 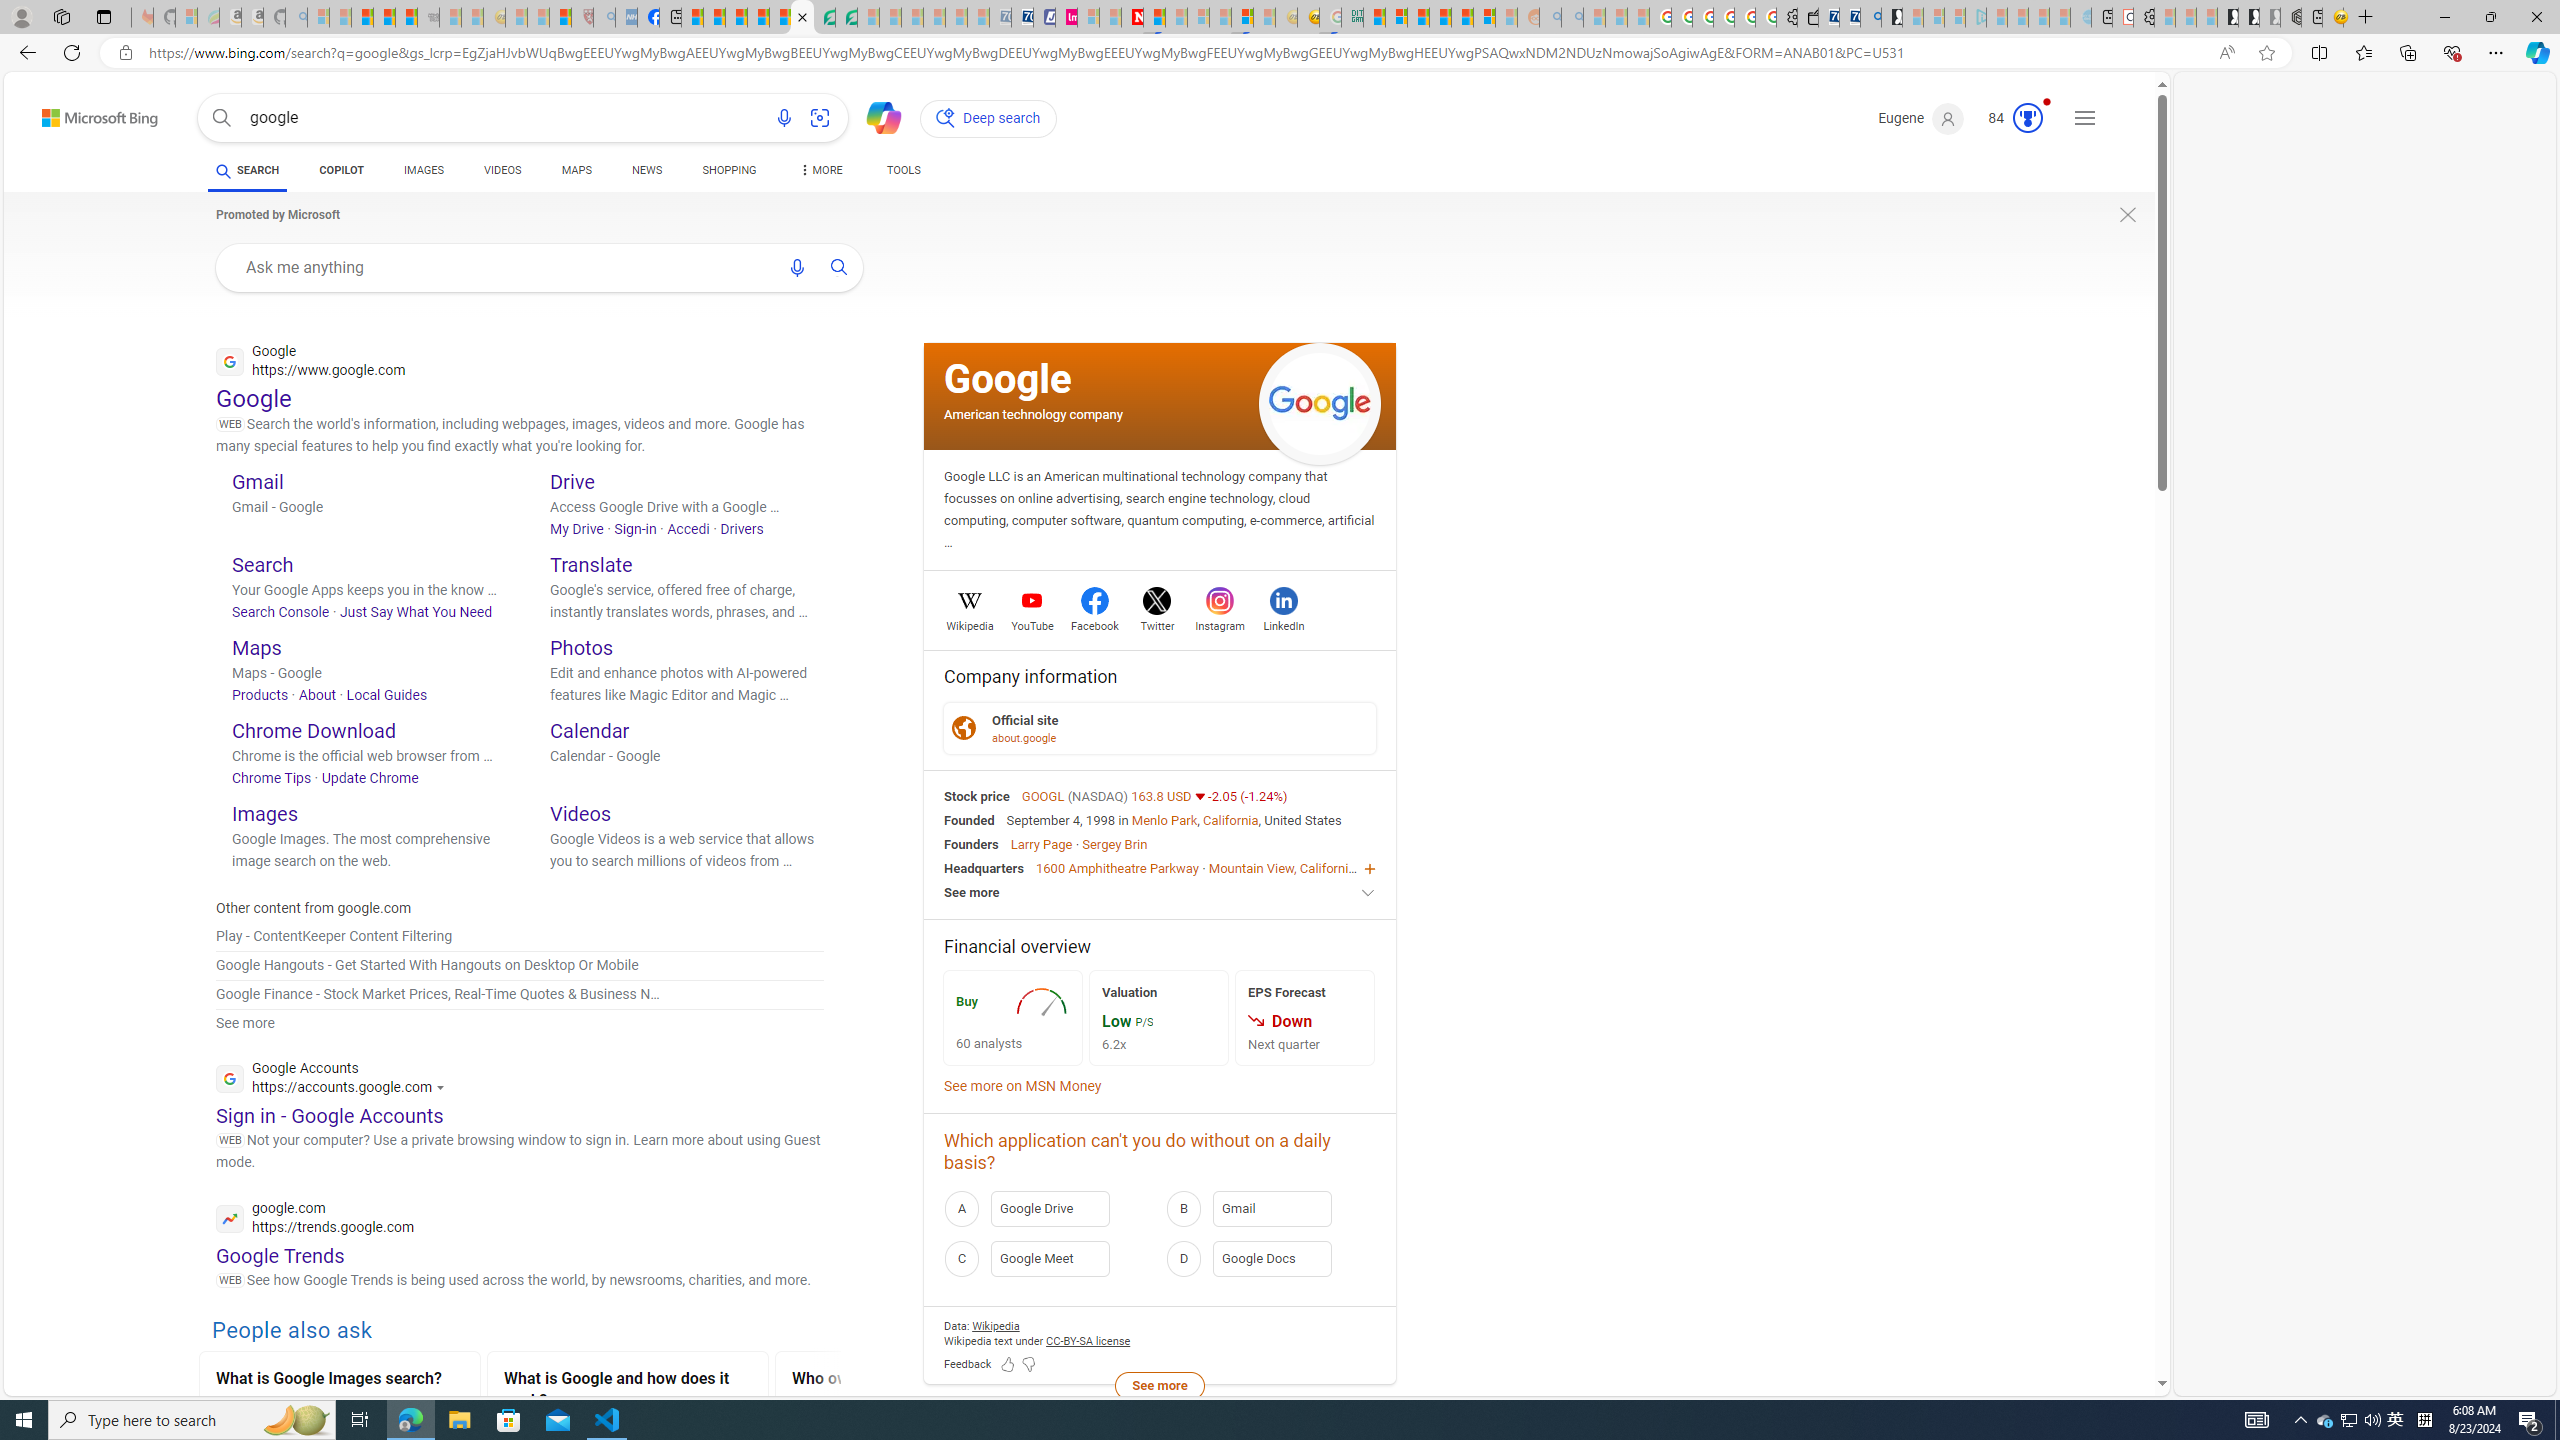 What do you see at coordinates (977, 794) in the screenshot?
I see `'Stock price'` at bounding box center [977, 794].